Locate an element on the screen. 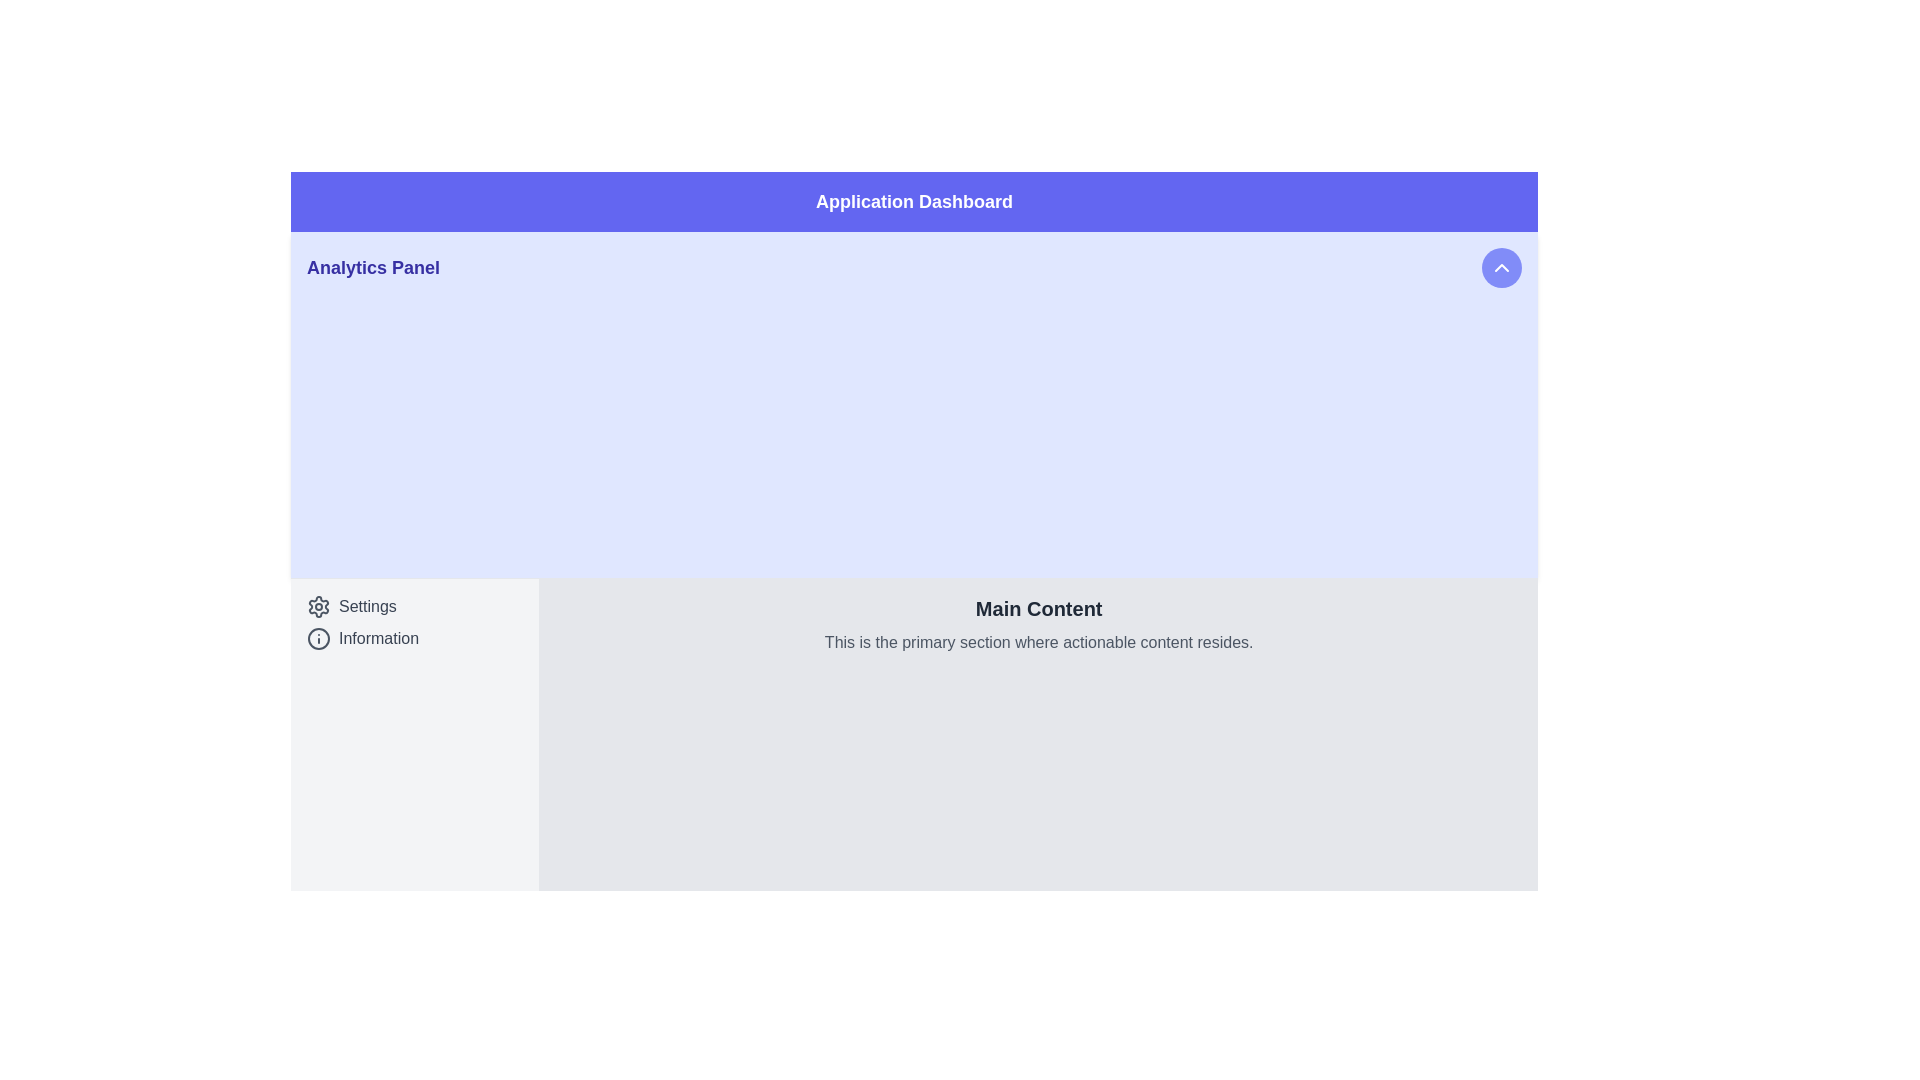 The height and width of the screenshot is (1080, 1920). the settings icon located in the sidebar is located at coordinates (317, 604).